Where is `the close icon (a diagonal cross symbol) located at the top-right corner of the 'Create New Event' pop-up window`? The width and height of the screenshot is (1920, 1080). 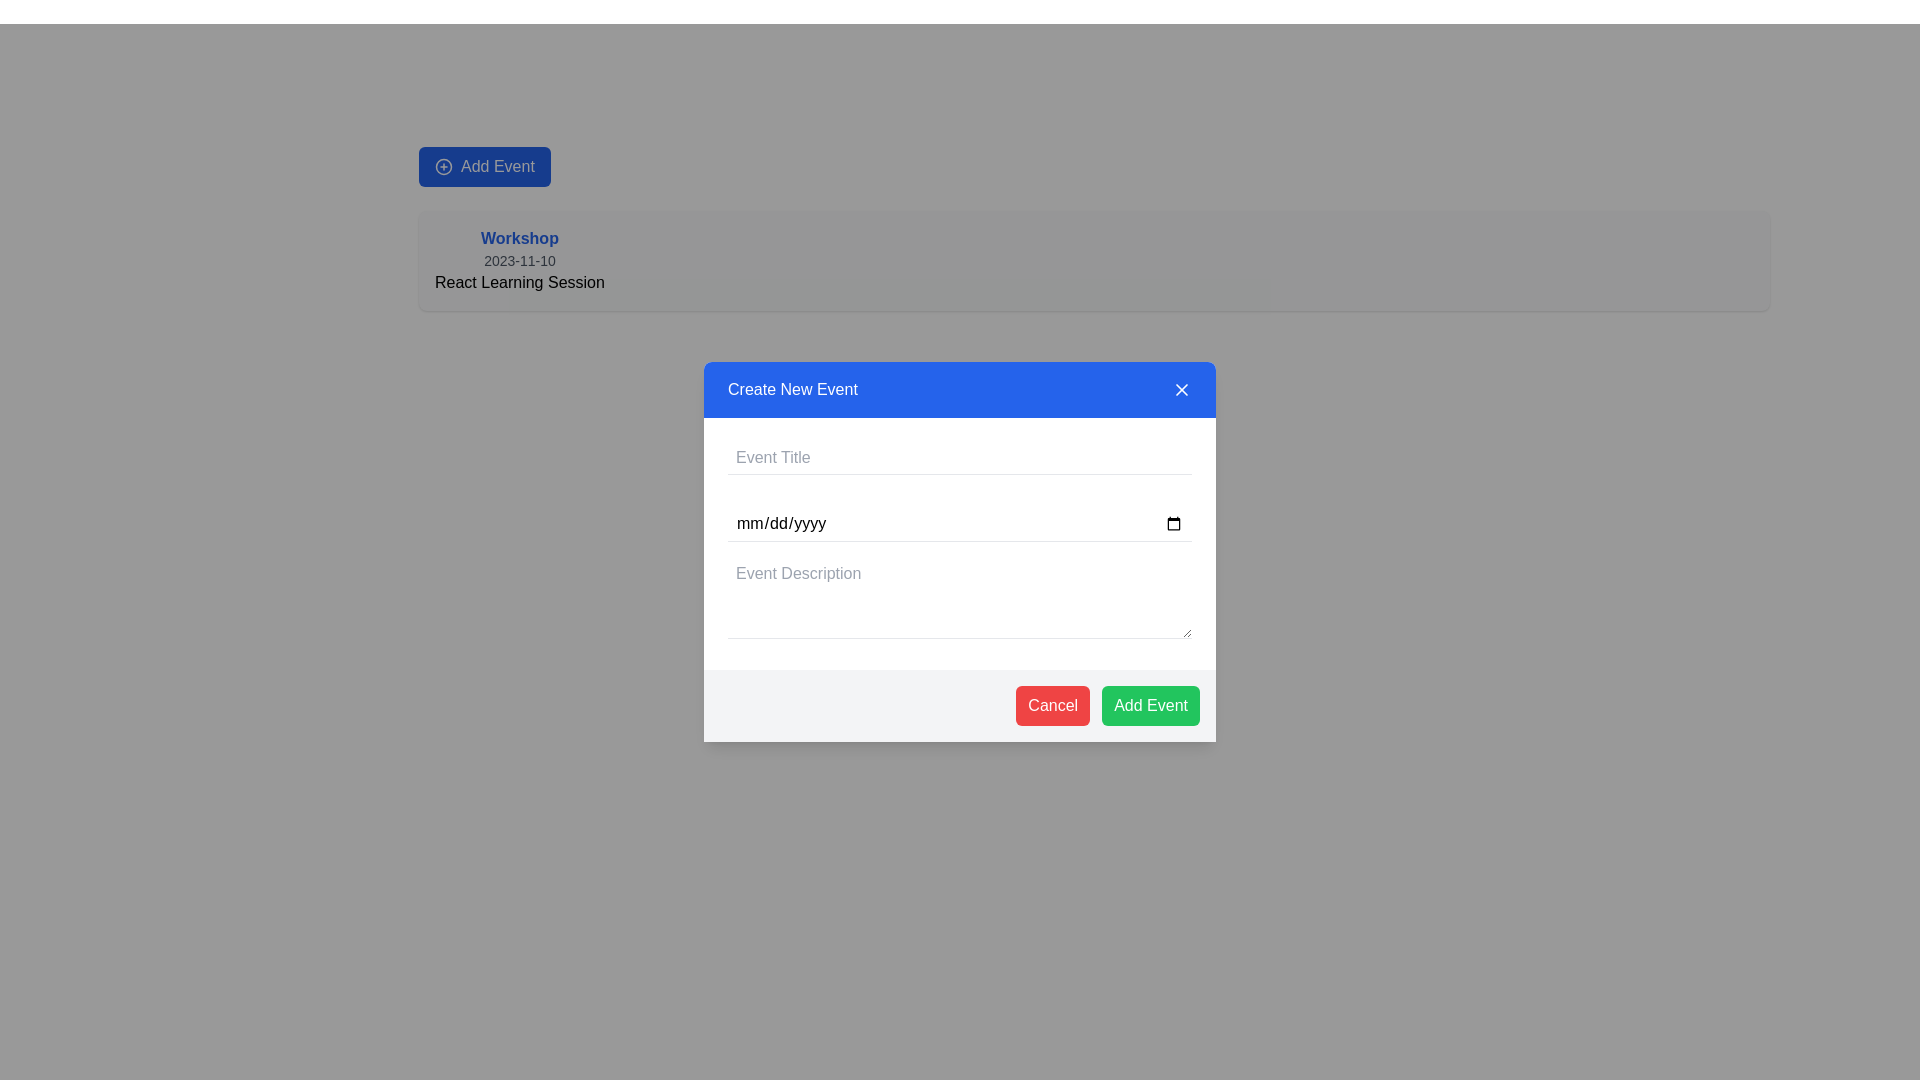
the close icon (a diagonal cross symbol) located at the top-right corner of the 'Create New Event' pop-up window is located at coordinates (1181, 389).